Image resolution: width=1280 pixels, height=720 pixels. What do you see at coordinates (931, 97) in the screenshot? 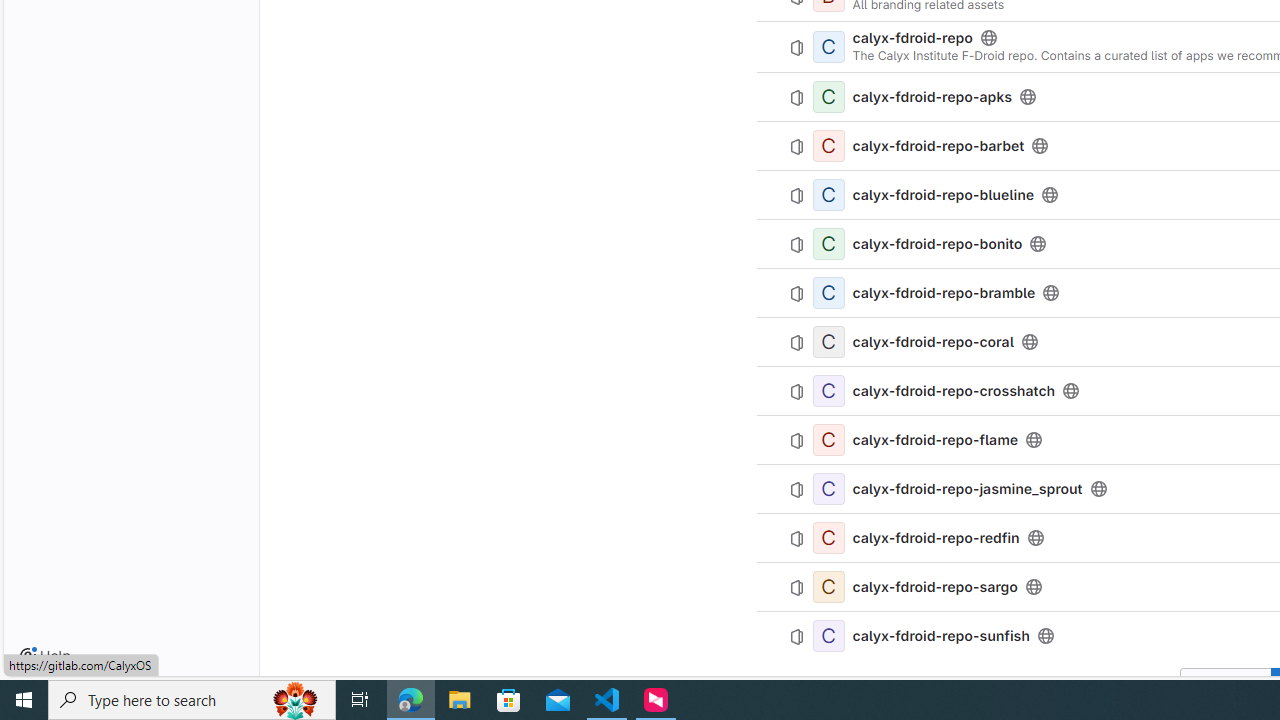
I see `'calyx-fdroid-repo-apks'` at bounding box center [931, 97].